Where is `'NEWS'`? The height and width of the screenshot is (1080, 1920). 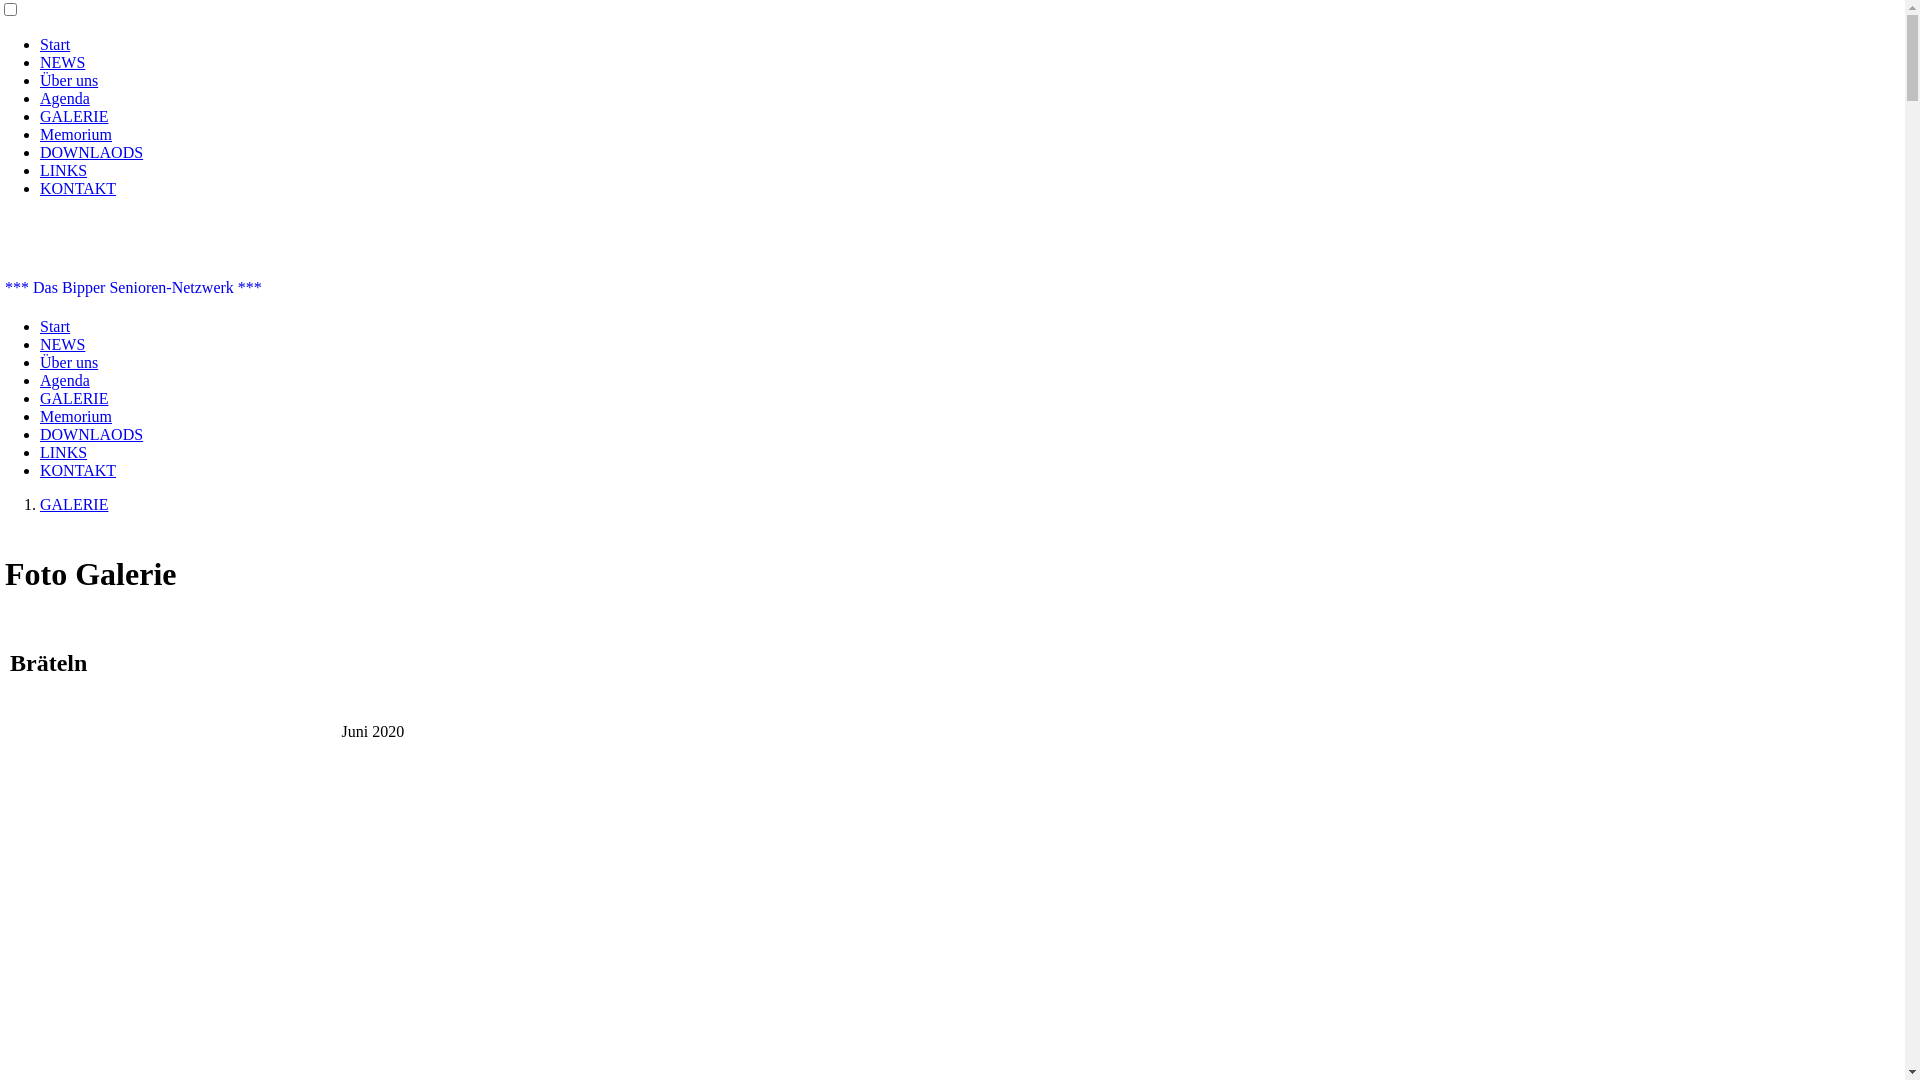 'NEWS' is located at coordinates (62, 61).